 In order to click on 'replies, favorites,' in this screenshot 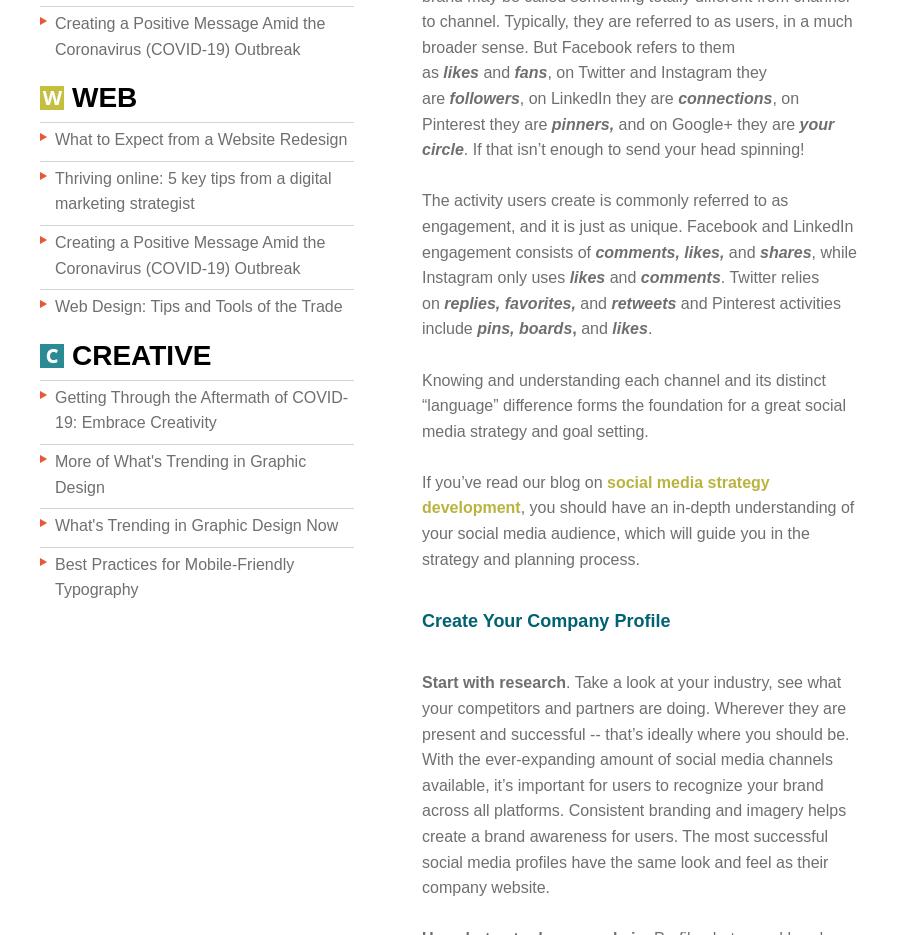, I will do `click(443, 302)`.